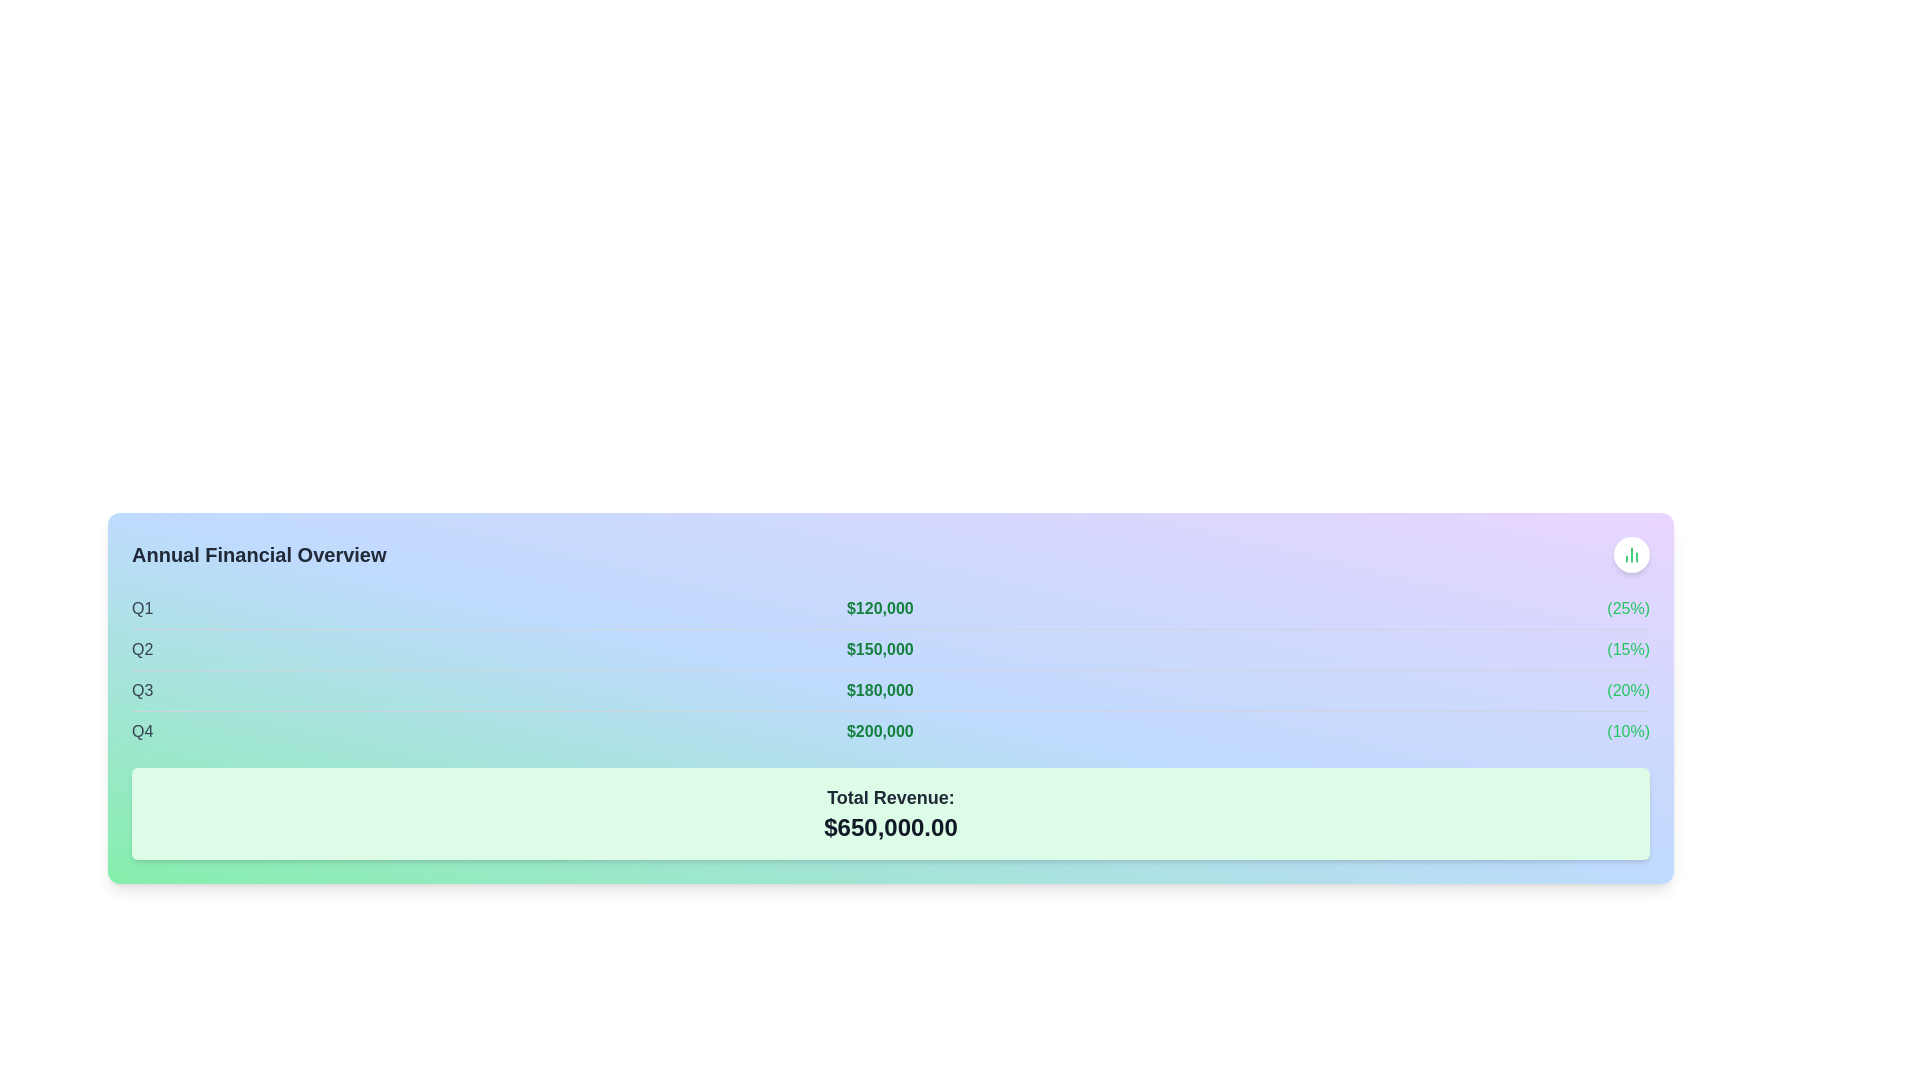  Describe the element at coordinates (880, 608) in the screenshot. I see `the revenue figure for the first quarter (Q1) which is located between the label 'Q1' and the percentage '(25%)'` at that location.